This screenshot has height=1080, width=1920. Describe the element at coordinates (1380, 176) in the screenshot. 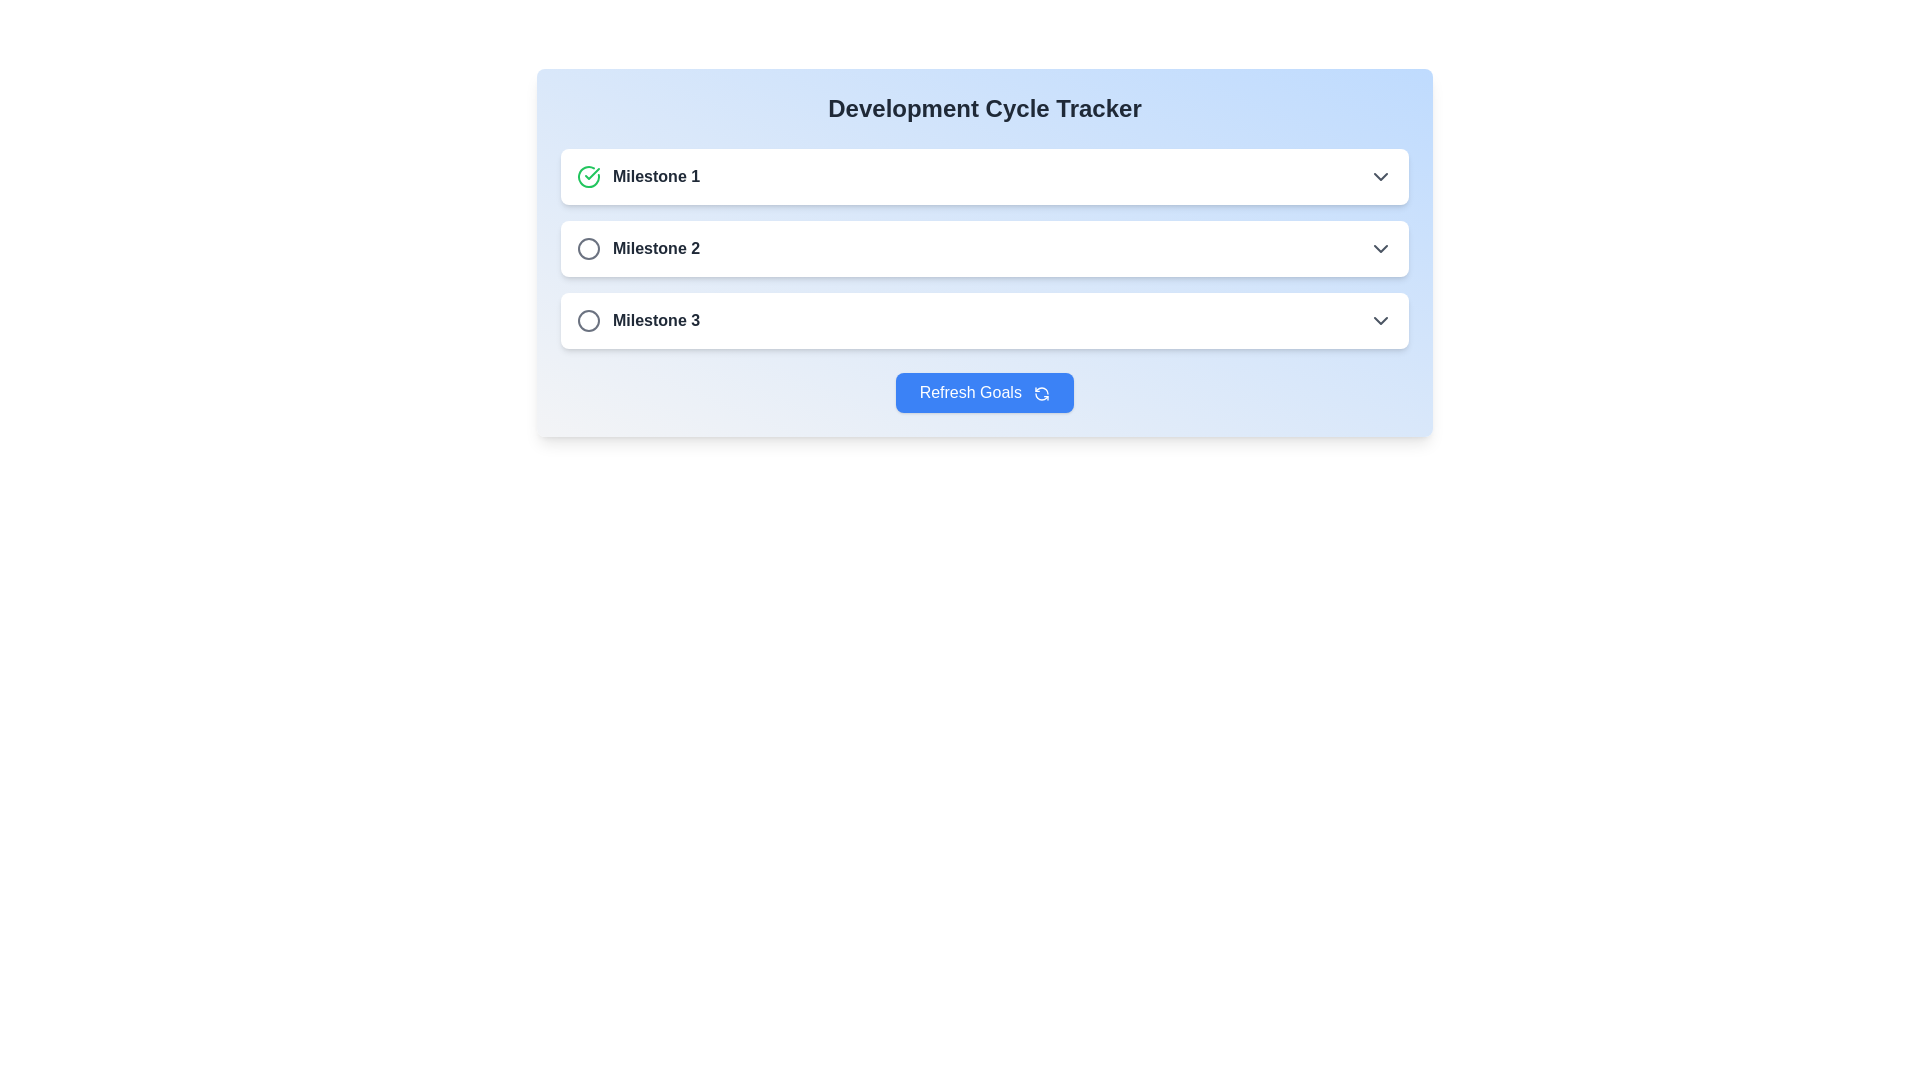

I see `the triangular downward-pointing arrow button representing a dropdown menu located at the far-right side of the 'Milestone 1' component for accessibility navigation` at that location.